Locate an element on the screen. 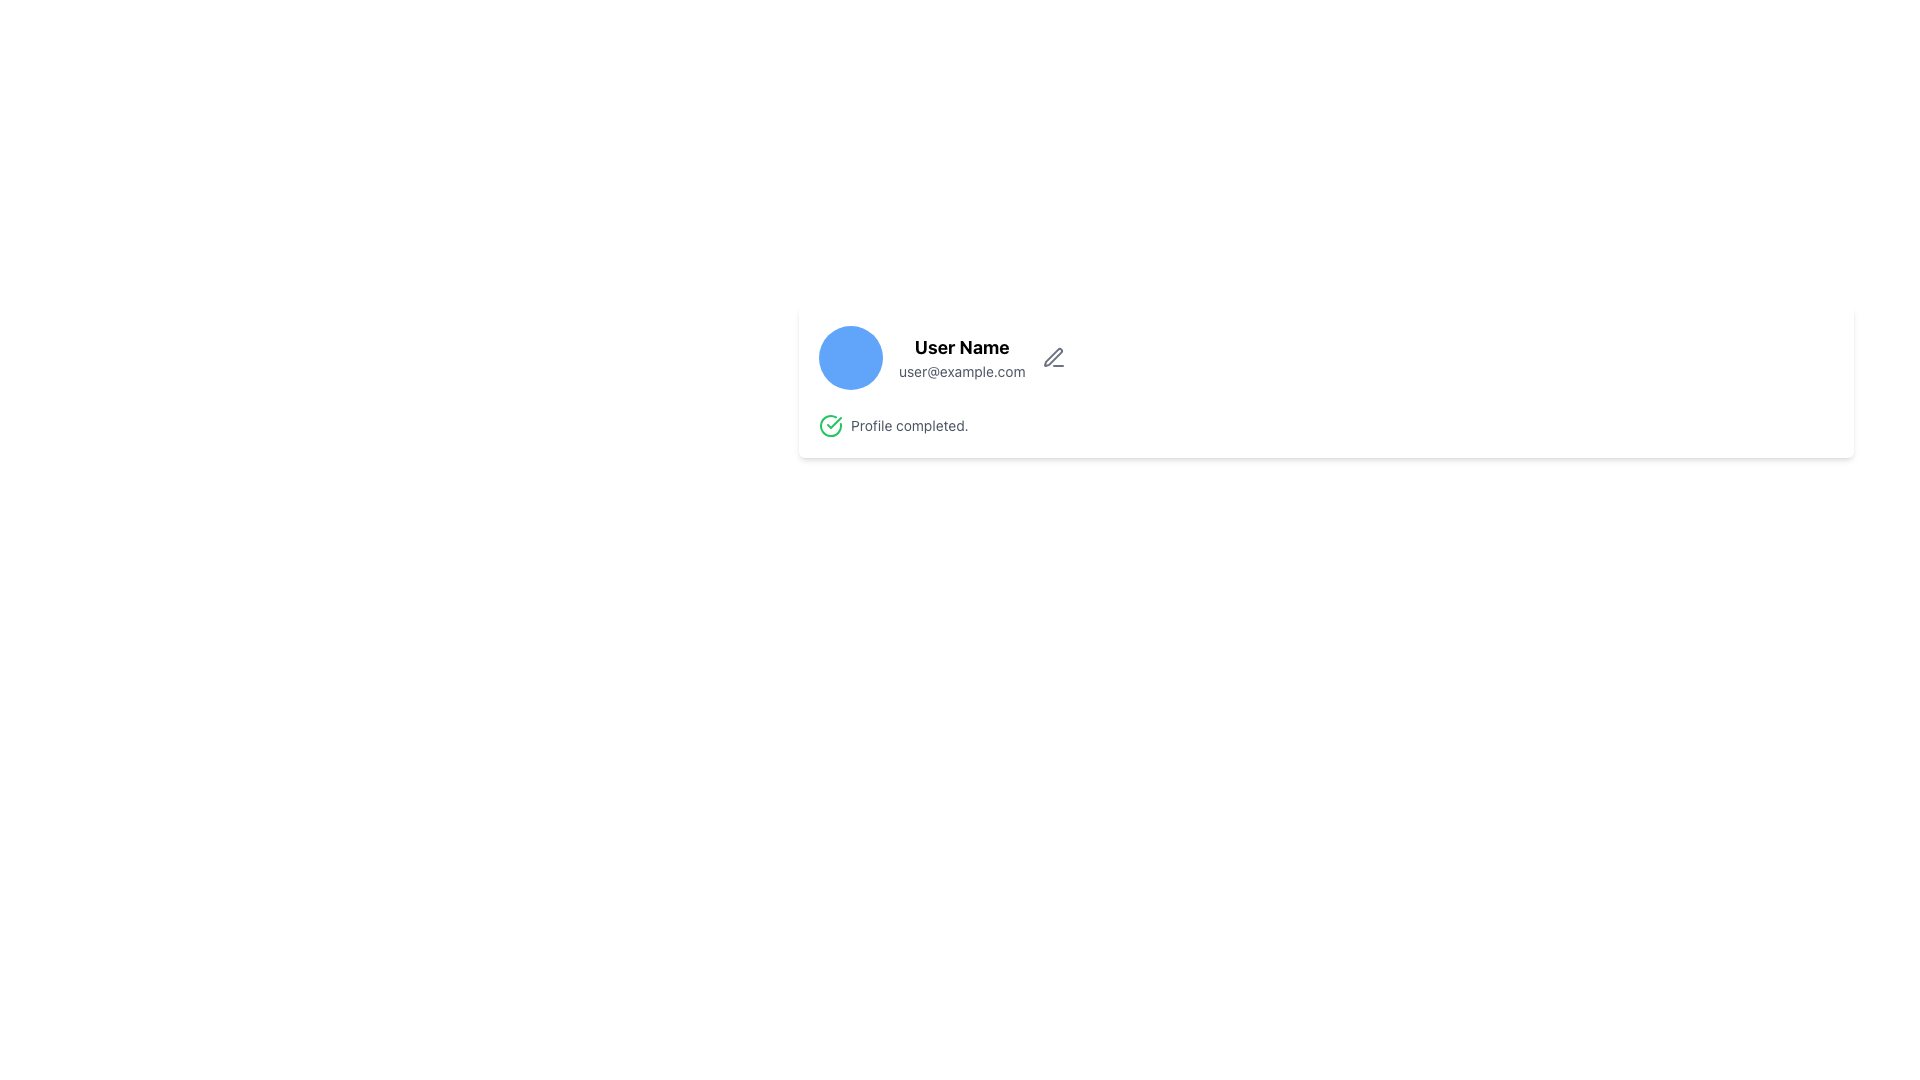 The width and height of the screenshot is (1920, 1080). the label displaying the user's name 'User Name' and email 'user@example.com', located centrally in the profile information panel, to the right of the avatar and left of the edit icon is located at coordinates (962, 357).